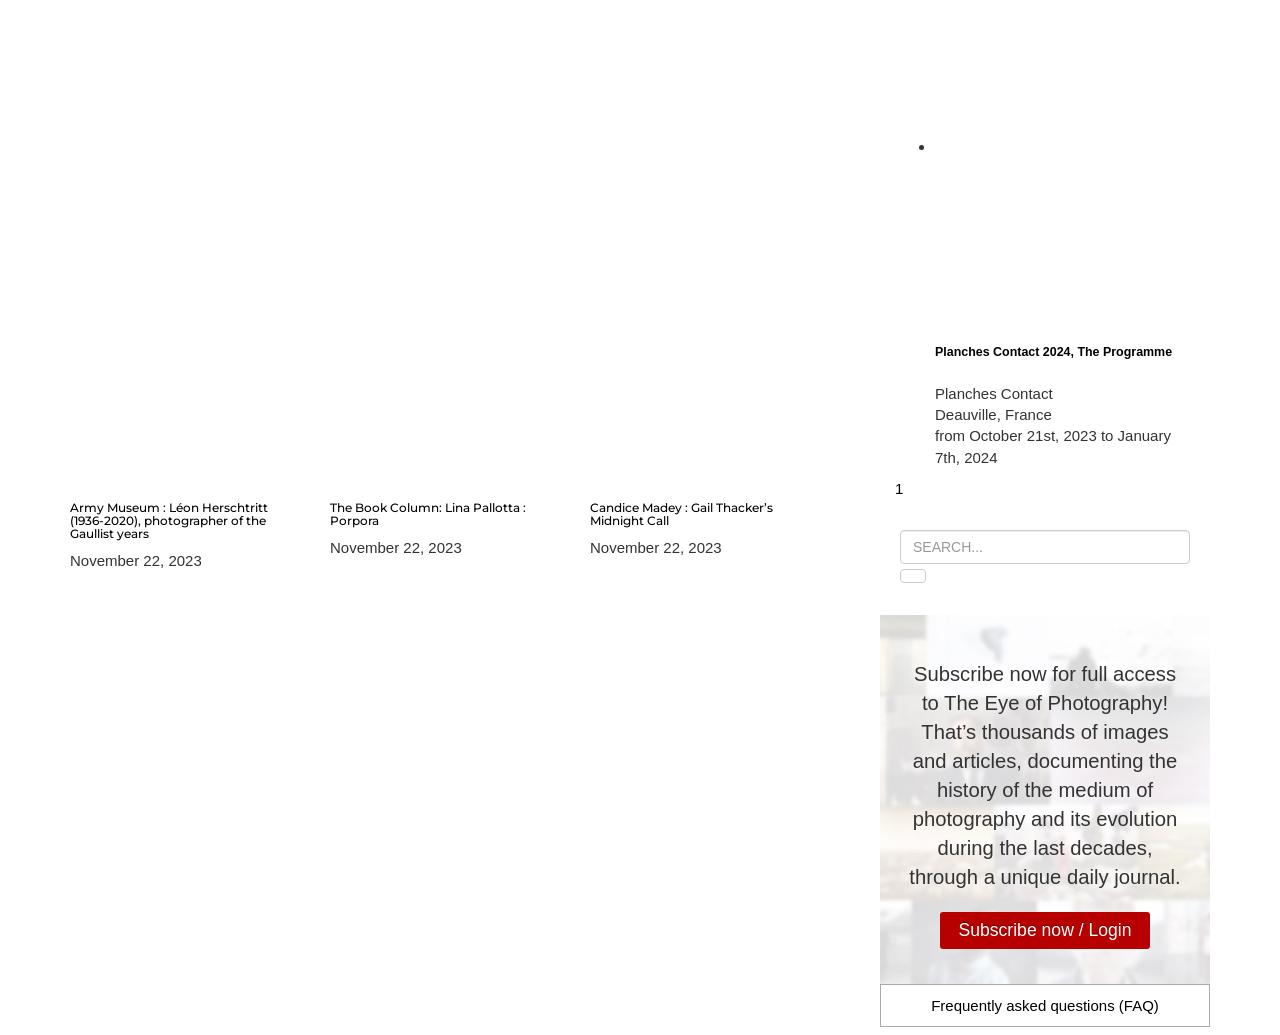 The height and width of the screenshot is (1035, 1280). I want to click on 'The Book Column: Lina Pallotta : Porpora', so click(426, 513).